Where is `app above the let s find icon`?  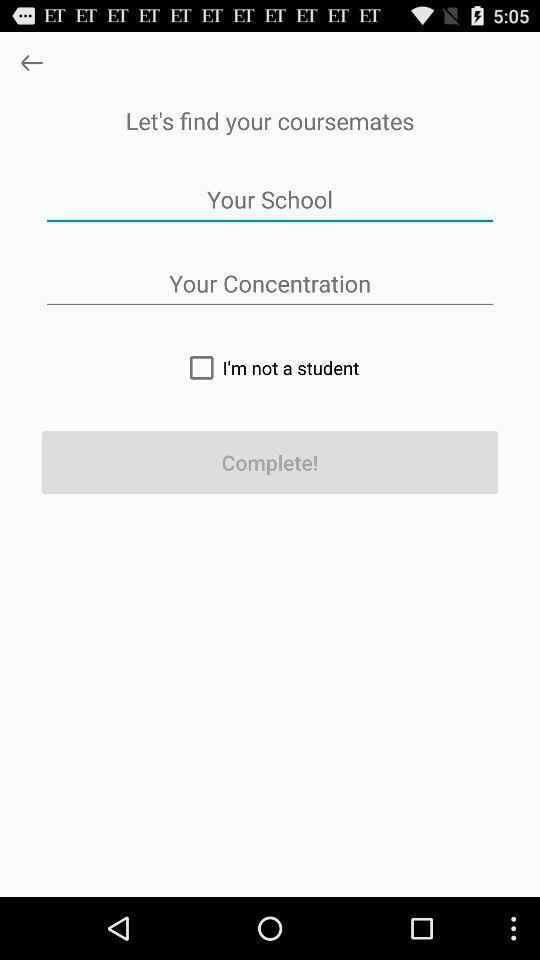
app above the let s find icon is located at coordinates (30, 62).